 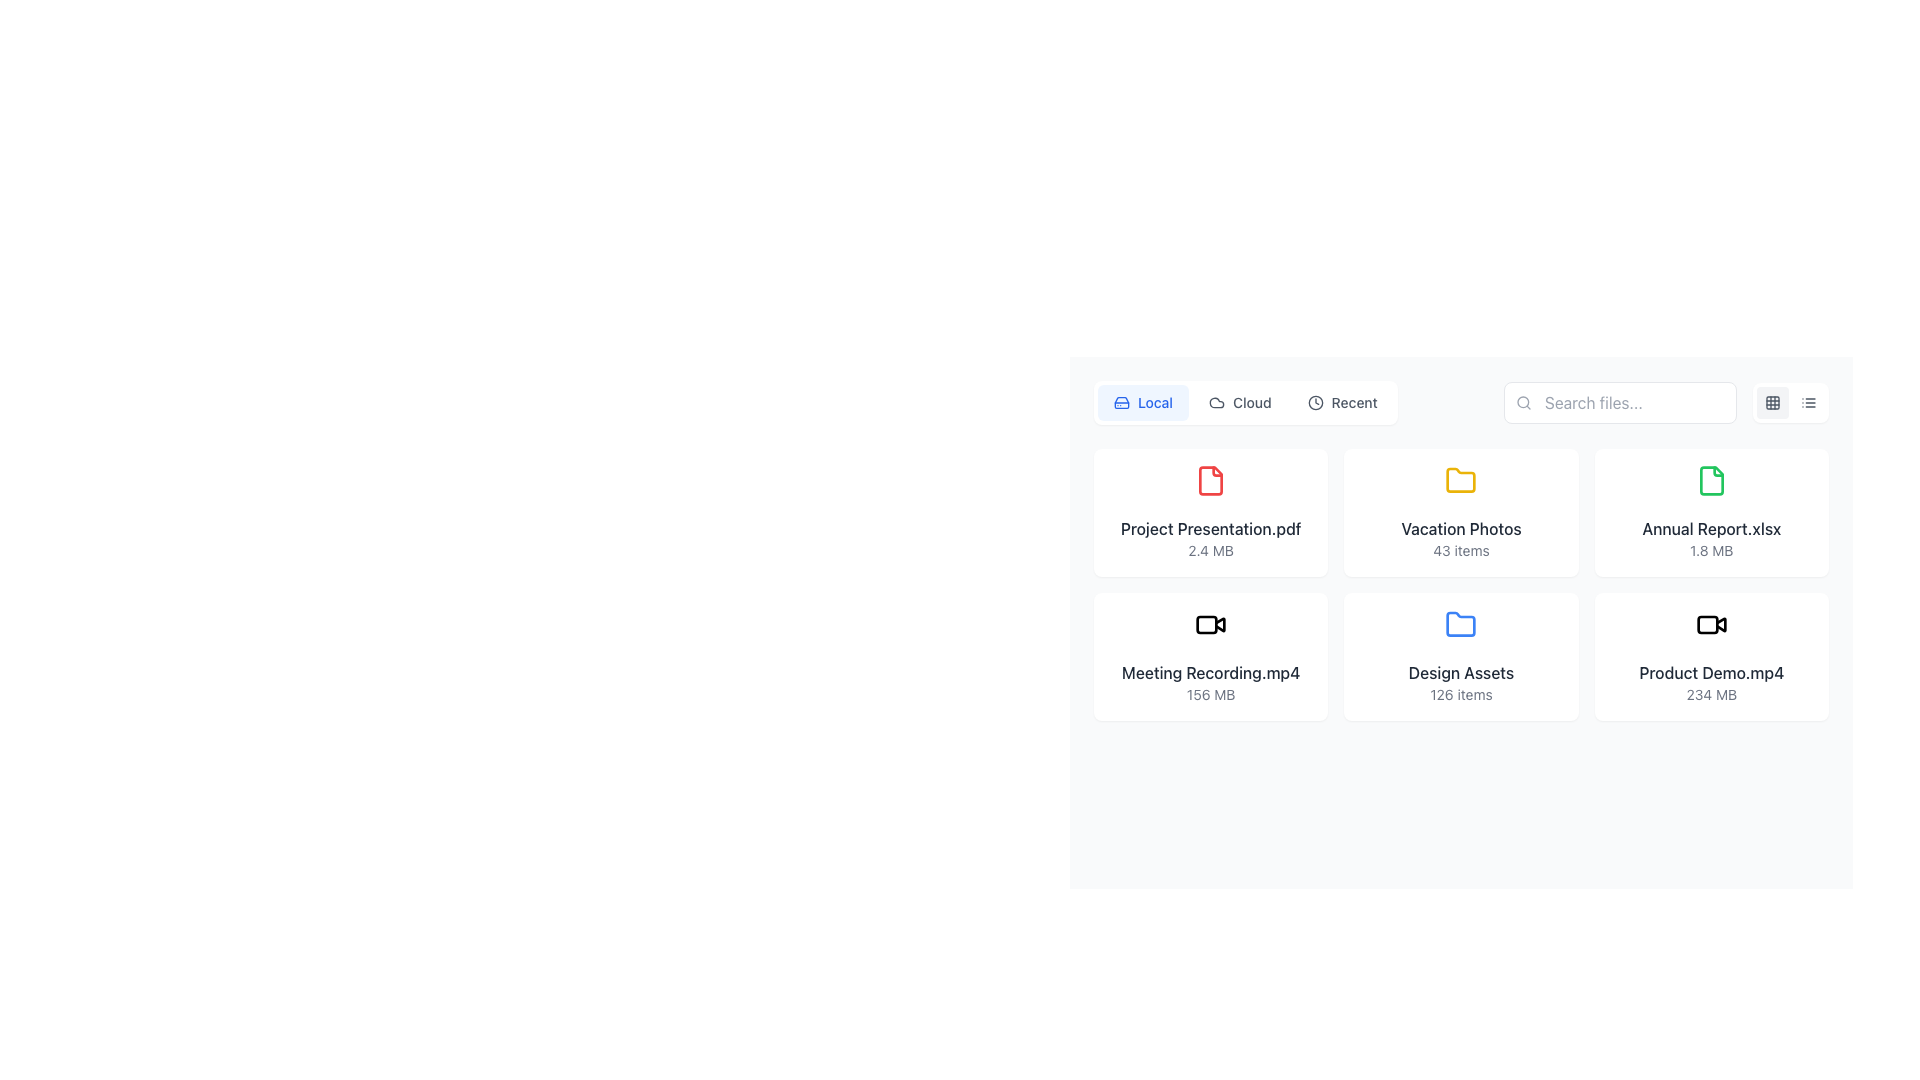 What do you see at coordinates (1209, 512) in the screenshot?
I see `the file entry for 'Project Presentation.pdf'` at bounding box center [1209, 512].